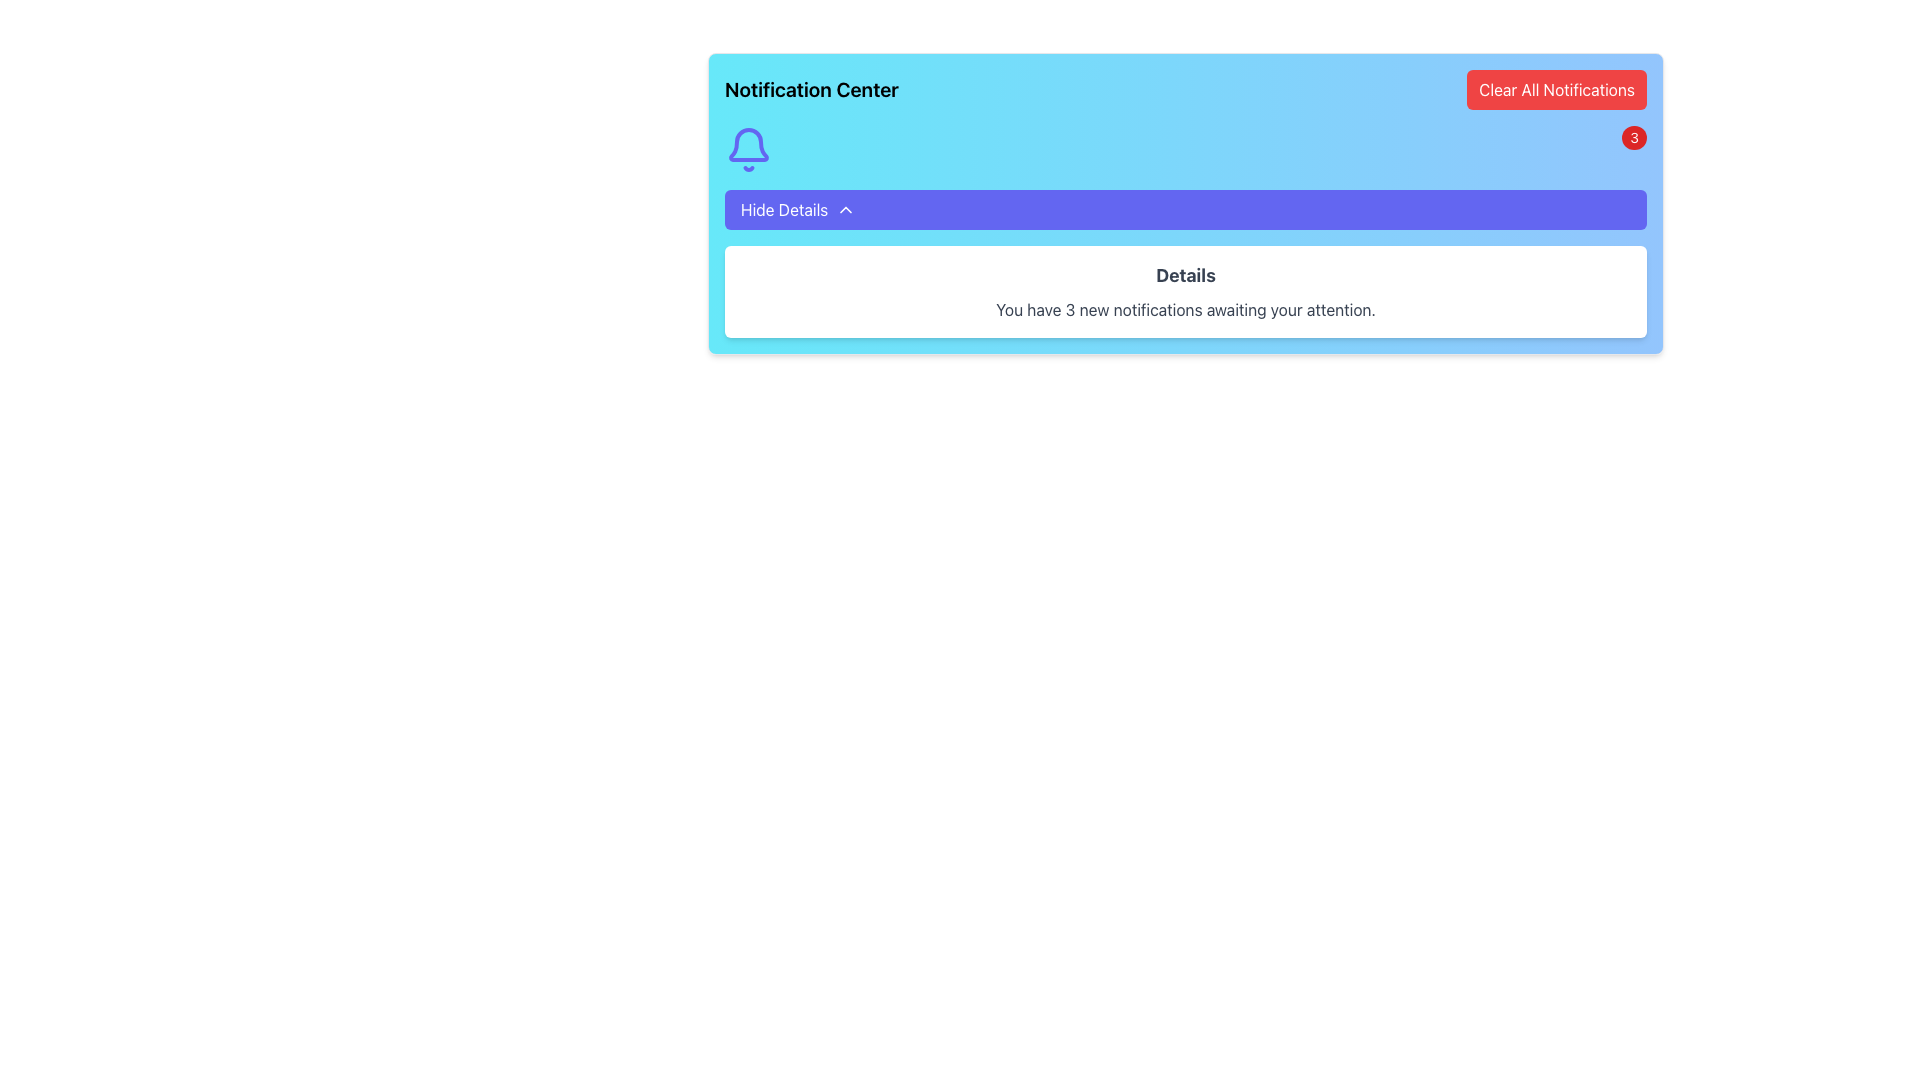 The height and width of the screenshot is (1080, 1920). What do you see at coordinates (846, 209) in the screenshot?
I see `the upward-facing chevron icon next to the 'Hide Details' label` at bounding box center [846, 209].